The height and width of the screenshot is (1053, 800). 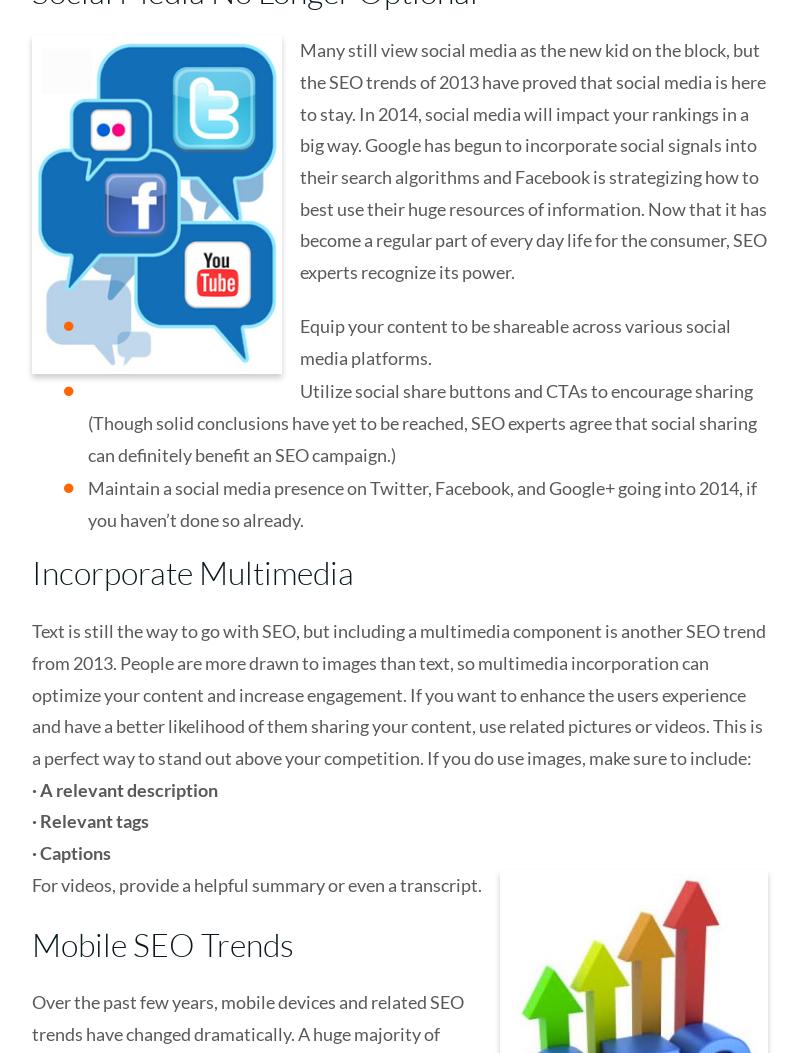 What do you see at coordinates (191, 571) in the screenshot?
I see `'Incorporate Multimedia'` at bounding box center [191, 571].